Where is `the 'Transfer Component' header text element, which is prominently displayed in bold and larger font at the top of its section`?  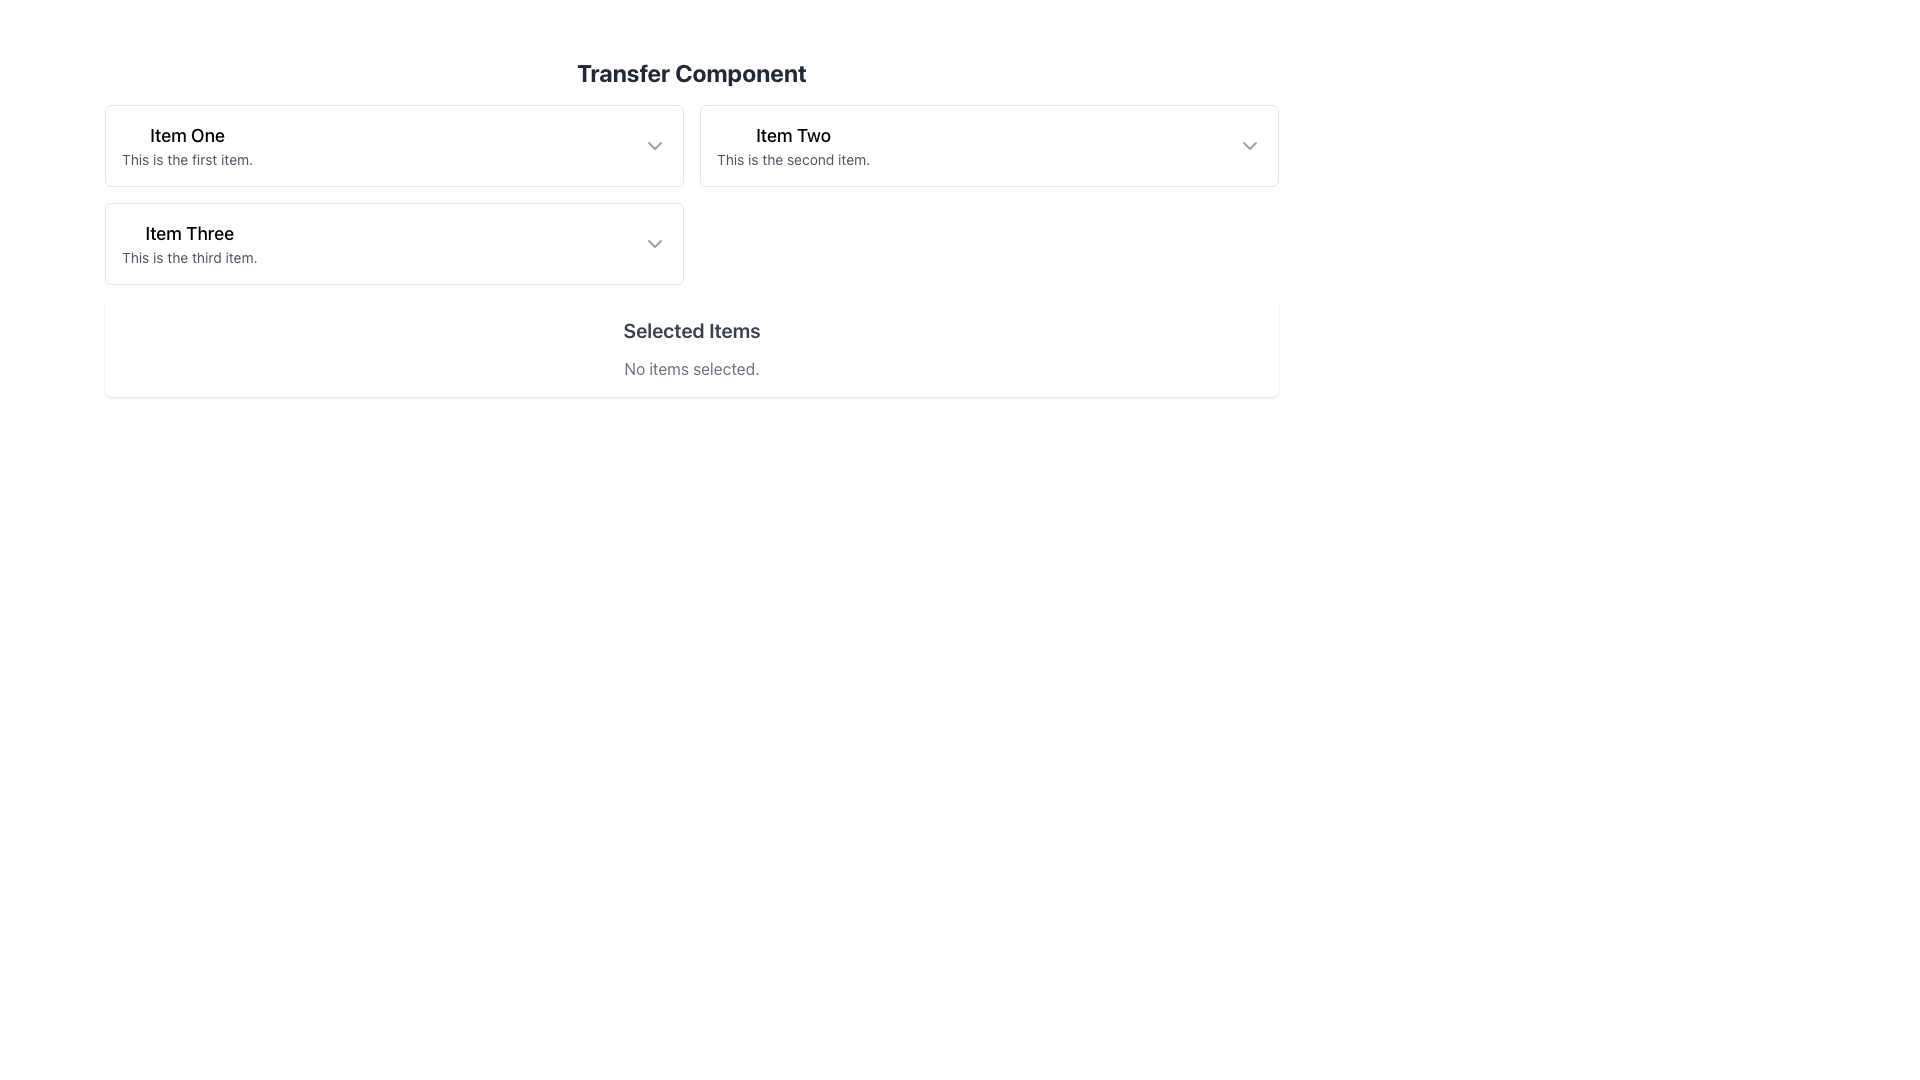
the 'Transfer Component' header text element, which is prominently displayed in bold and larger font at the top of its section is located at coordinates (691, 72).